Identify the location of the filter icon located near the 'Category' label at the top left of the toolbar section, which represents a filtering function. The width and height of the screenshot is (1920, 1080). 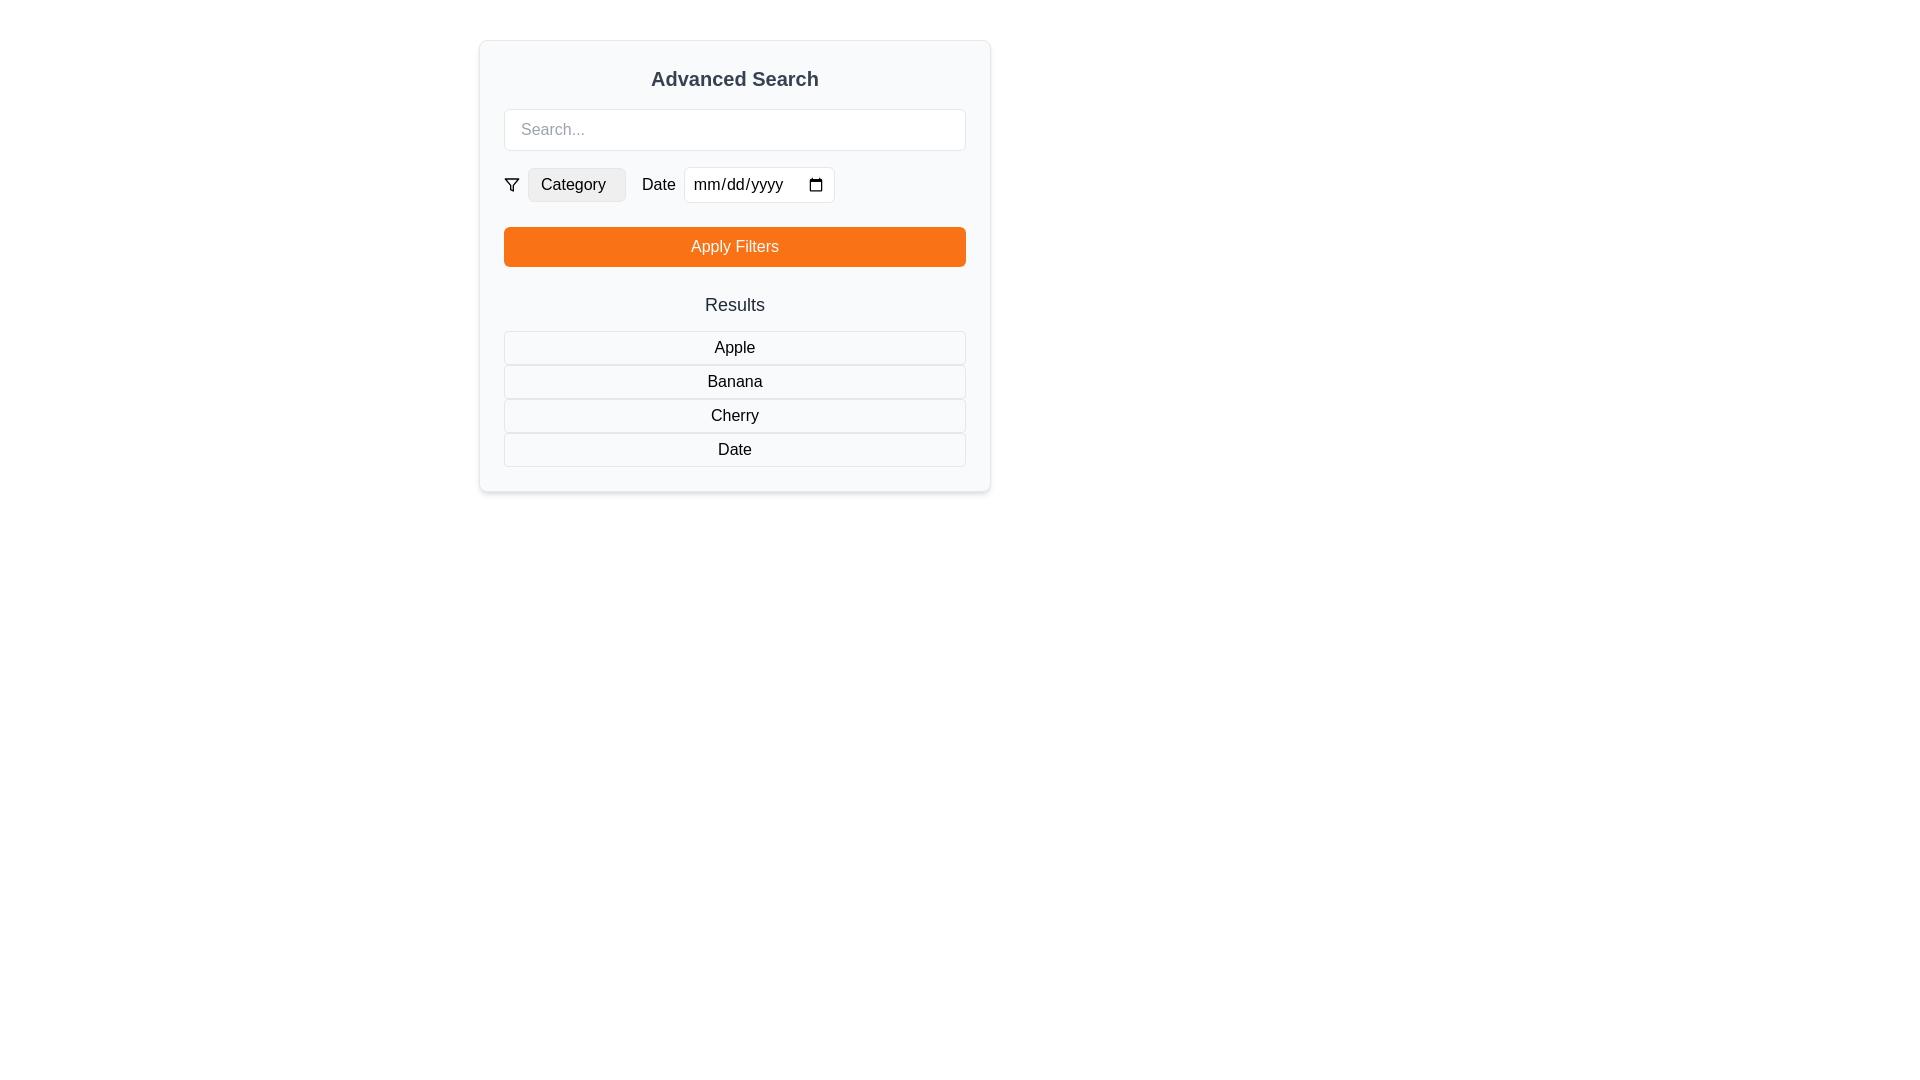
(512, 185).